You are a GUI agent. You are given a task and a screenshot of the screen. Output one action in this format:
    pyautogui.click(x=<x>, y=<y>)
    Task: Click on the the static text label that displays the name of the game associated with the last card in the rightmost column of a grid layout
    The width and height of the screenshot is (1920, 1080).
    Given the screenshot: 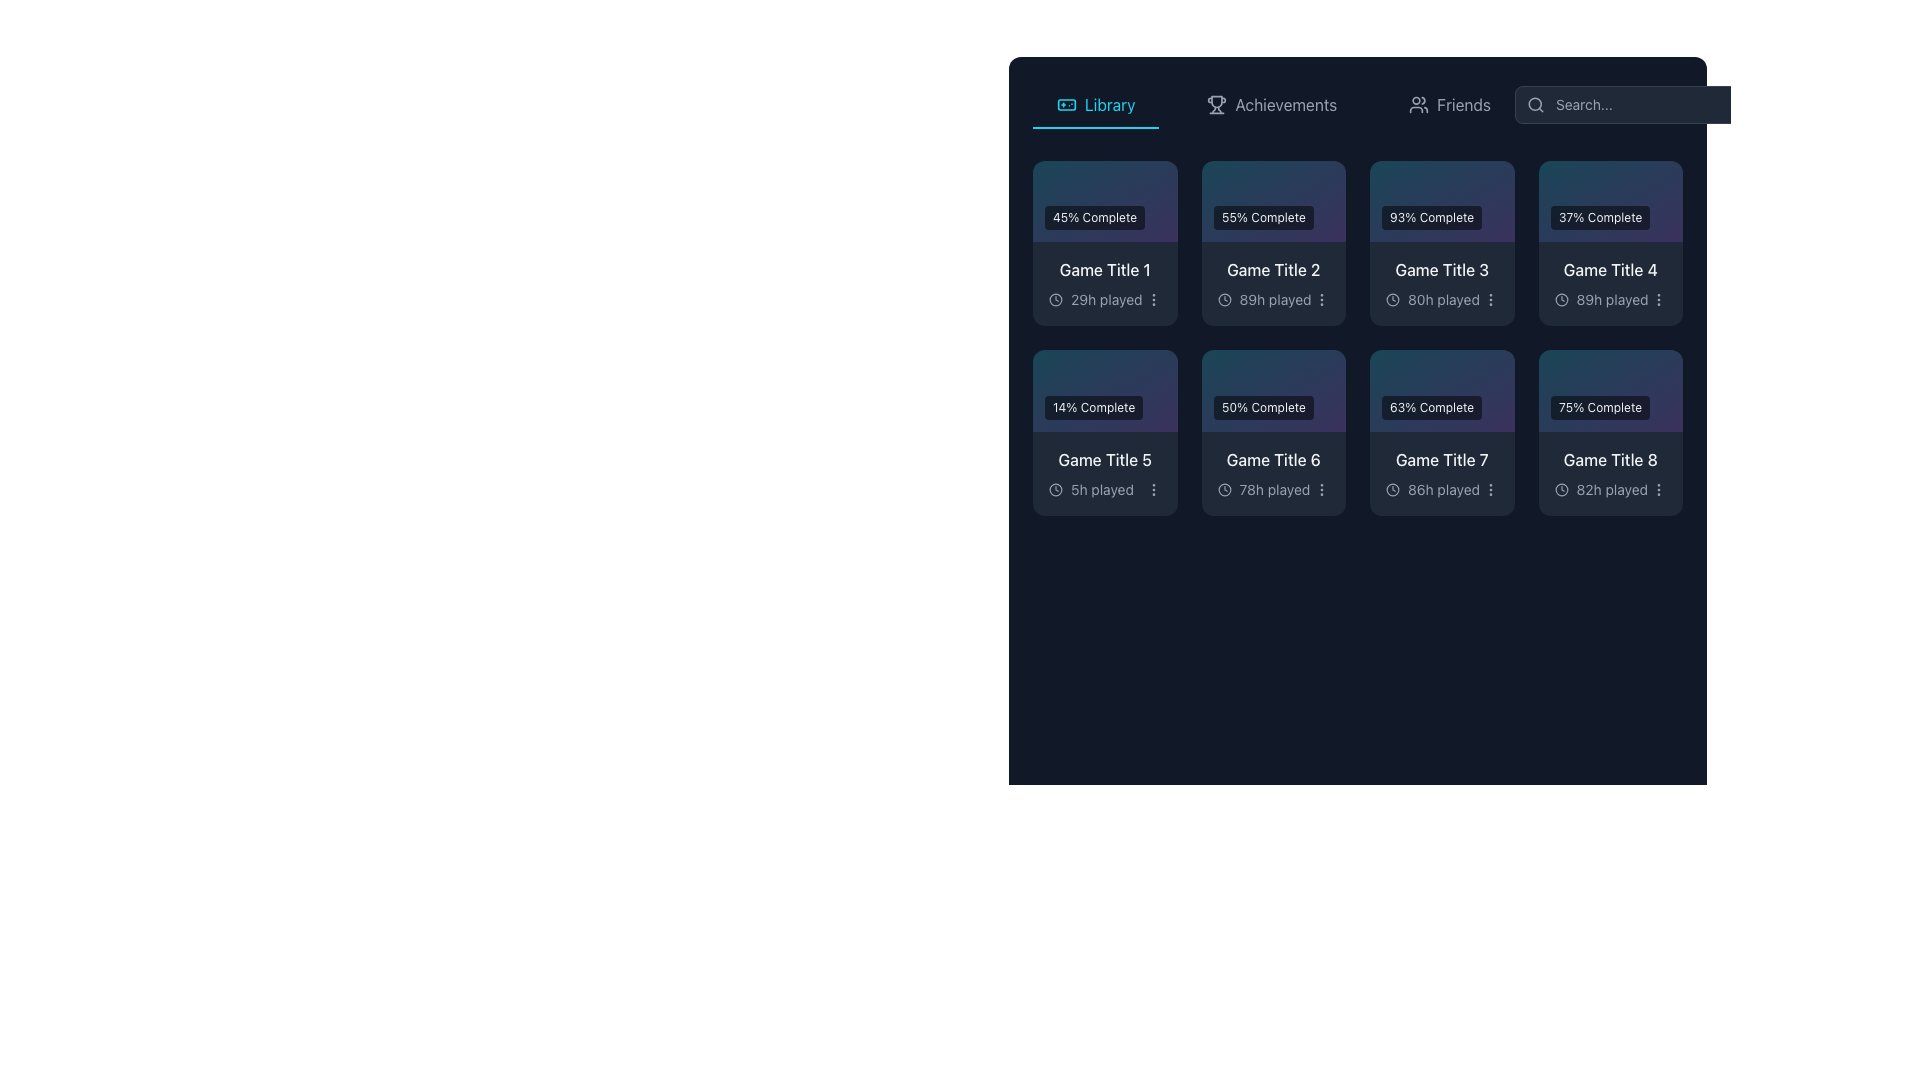 What is the action you would take?
    pyautogui.click(x=1610, y=459)
    